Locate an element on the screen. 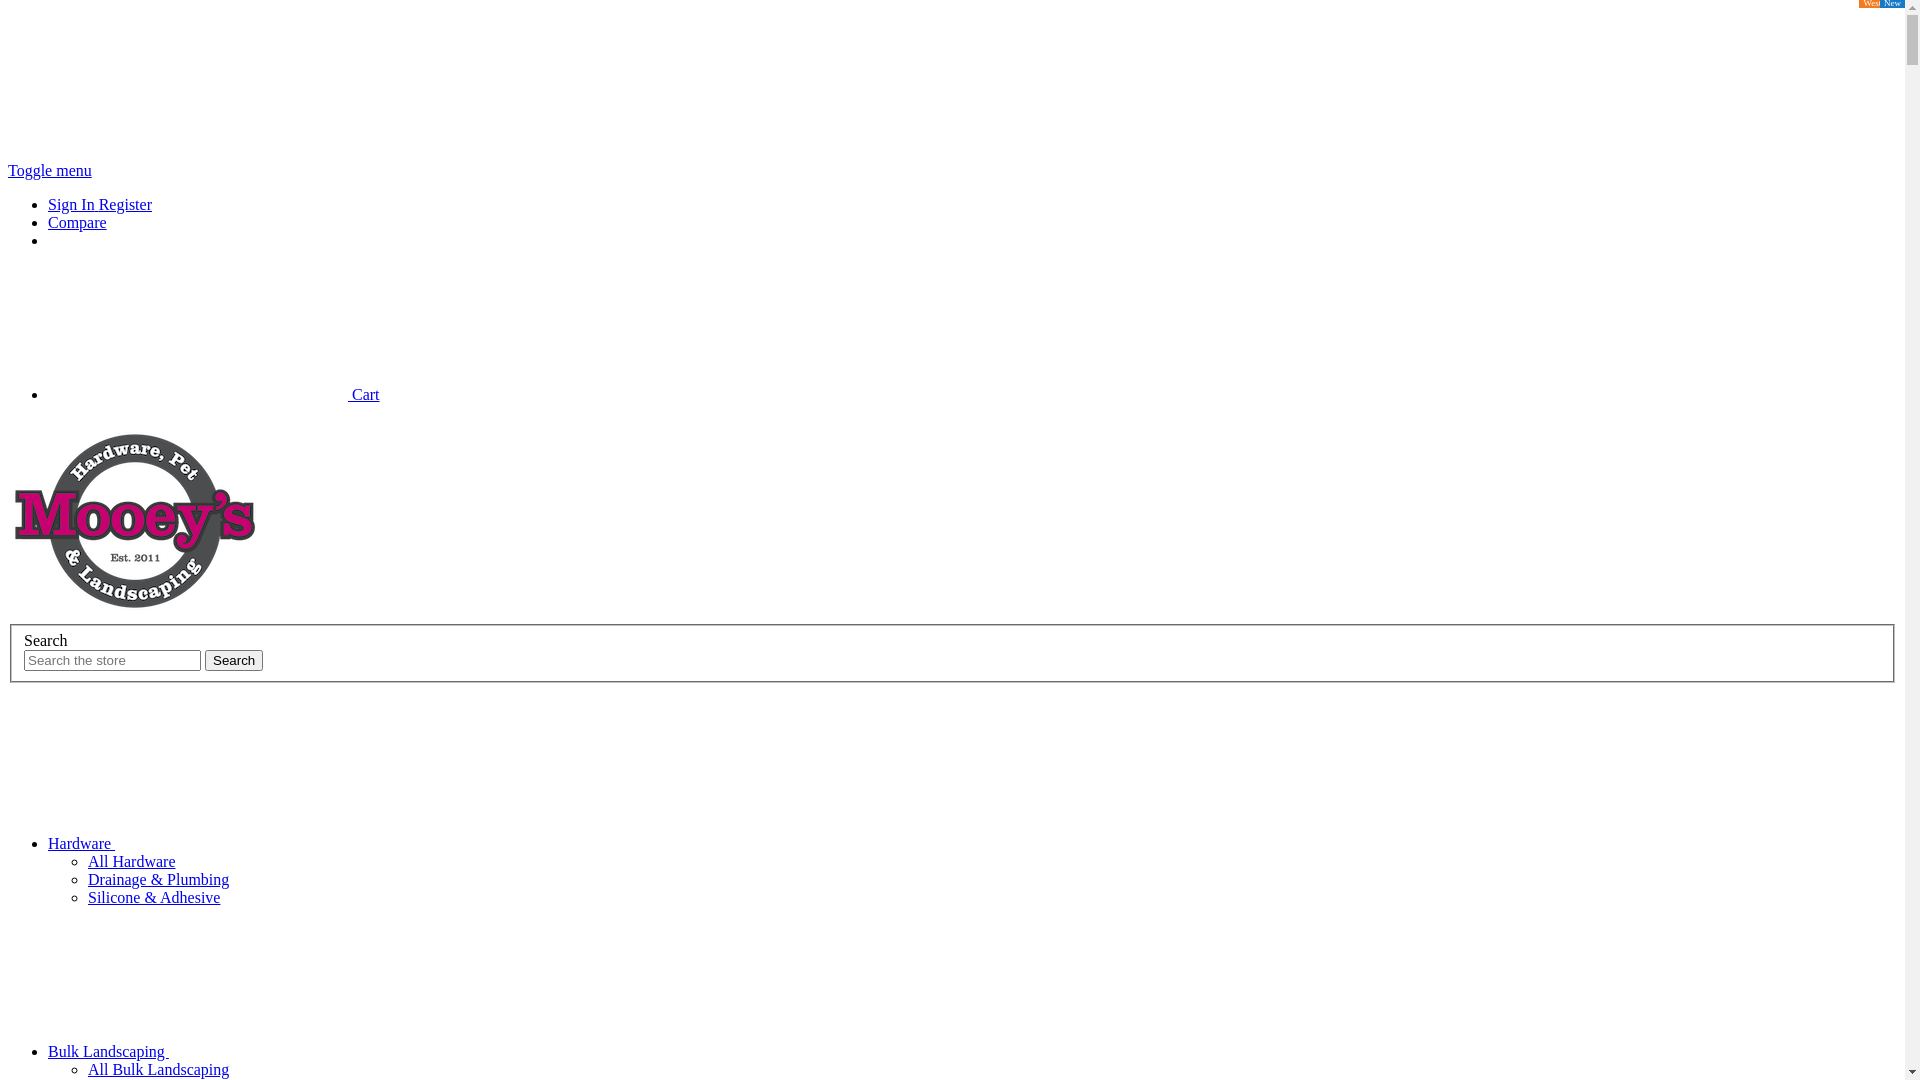  'Sign In' is located at coordinates (73, 204).